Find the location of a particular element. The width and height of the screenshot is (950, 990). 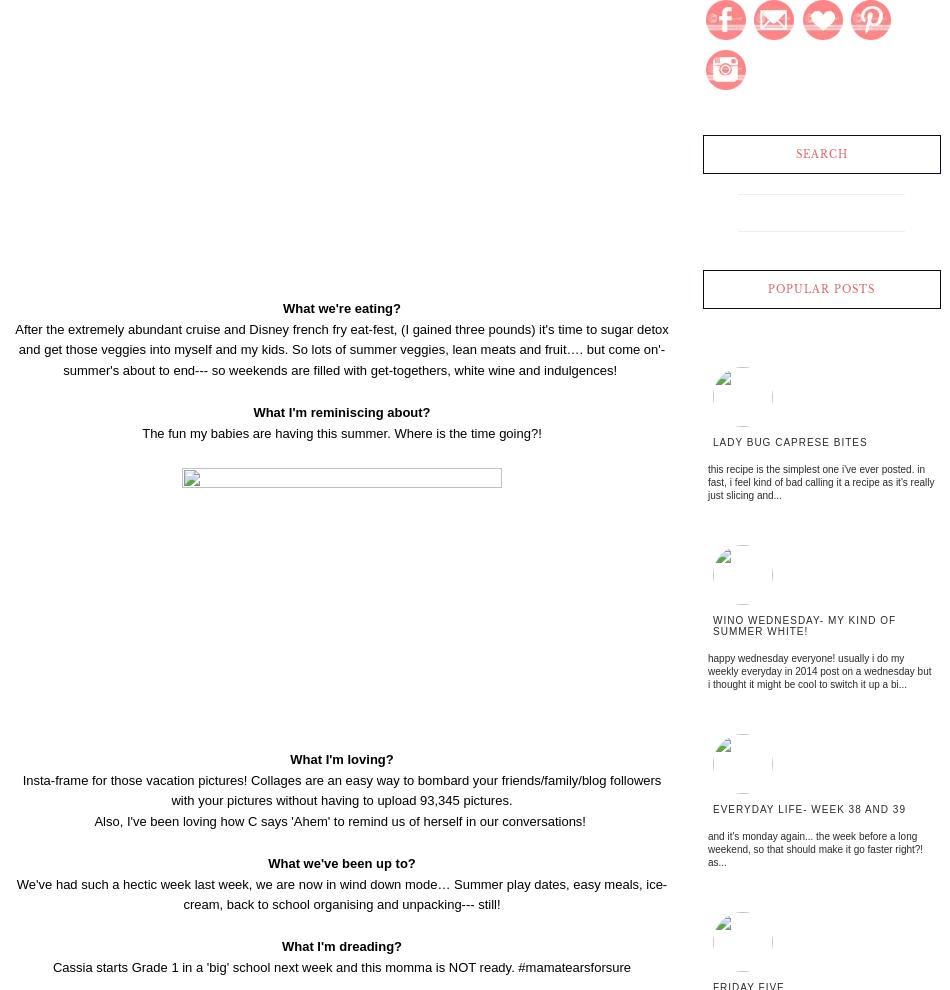

'Search' is located at coordinates (793, 154).